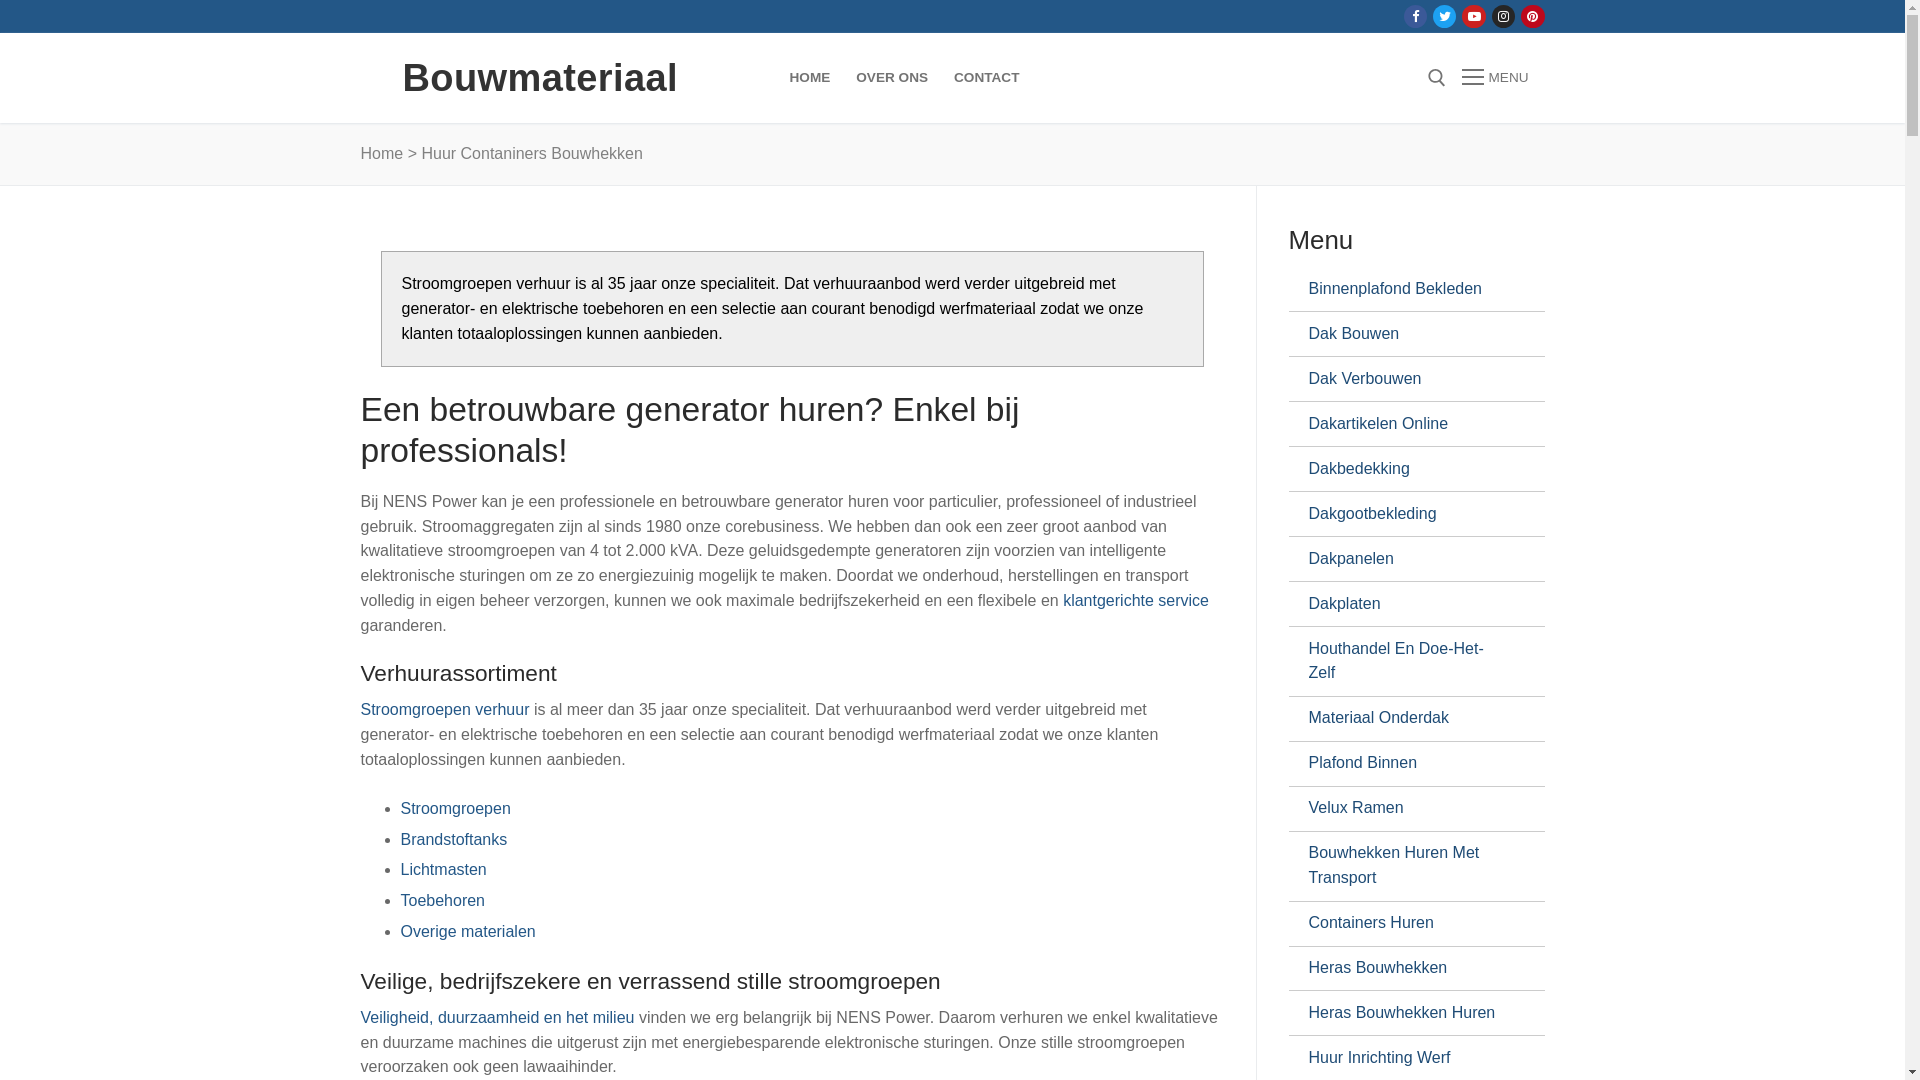 This screenshot has width=1920, height=1080. I want to click on 'Materiaal Onderdak', so click(1406, 717).